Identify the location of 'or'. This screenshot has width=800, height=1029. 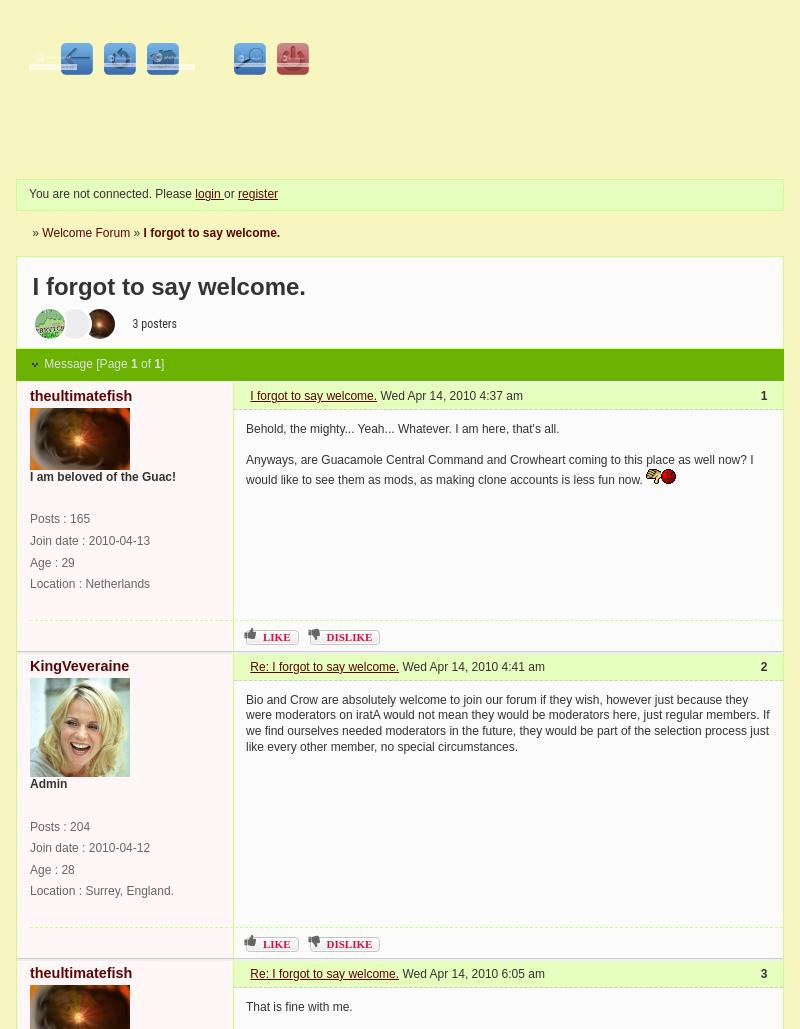
(231, 193).